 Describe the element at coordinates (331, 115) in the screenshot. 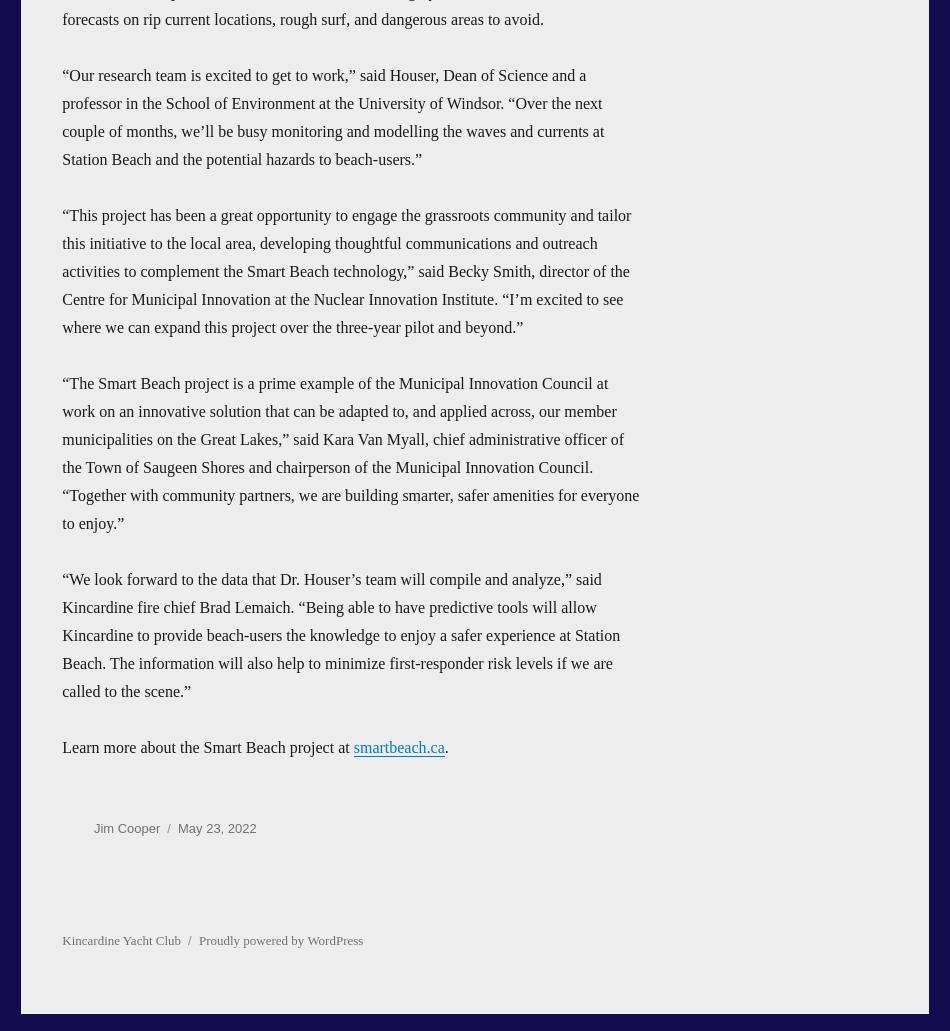

I see `'“Our research team is excited to get to work,” said Houser, Dean of Science and a professor in the School of Environment at the University of Windsor. “Over the next couple of months, we’ll be busy monitoring and modelling the waves and currents at Station Beach and the potential hazards to beach-users.”'` at that location.